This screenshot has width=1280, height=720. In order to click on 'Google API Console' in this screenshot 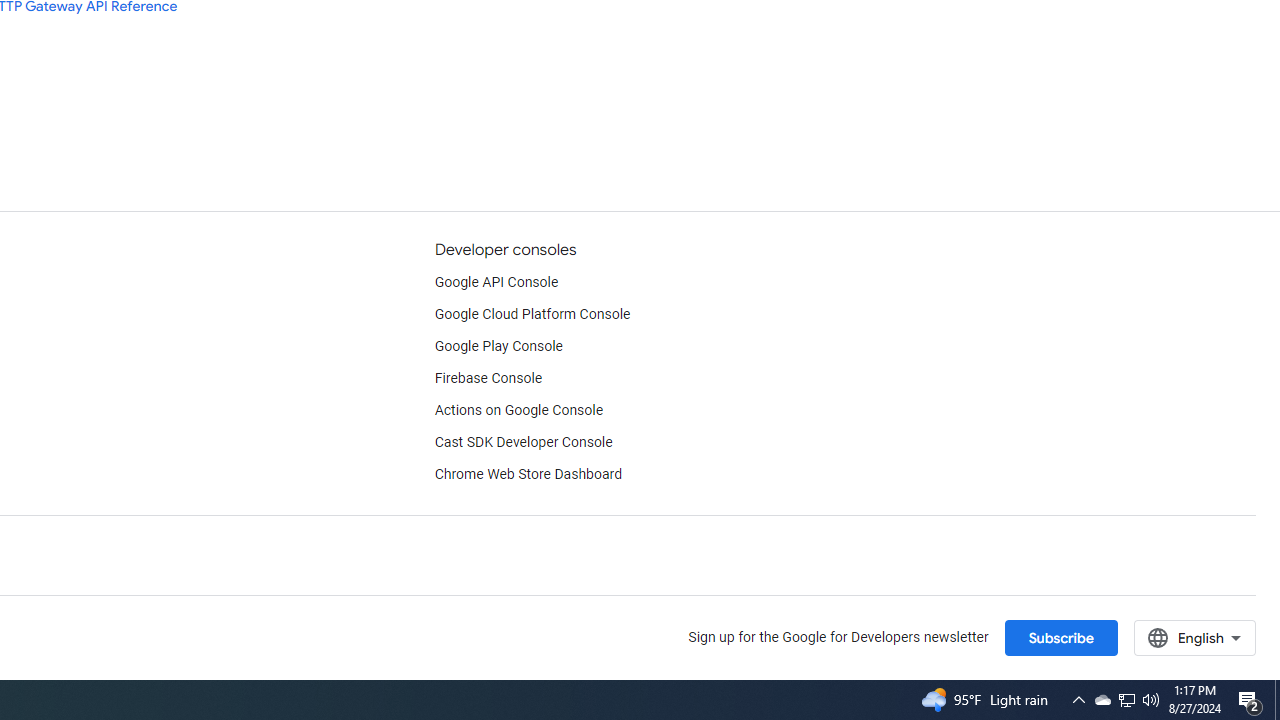, I will do `click(496, 282)`.